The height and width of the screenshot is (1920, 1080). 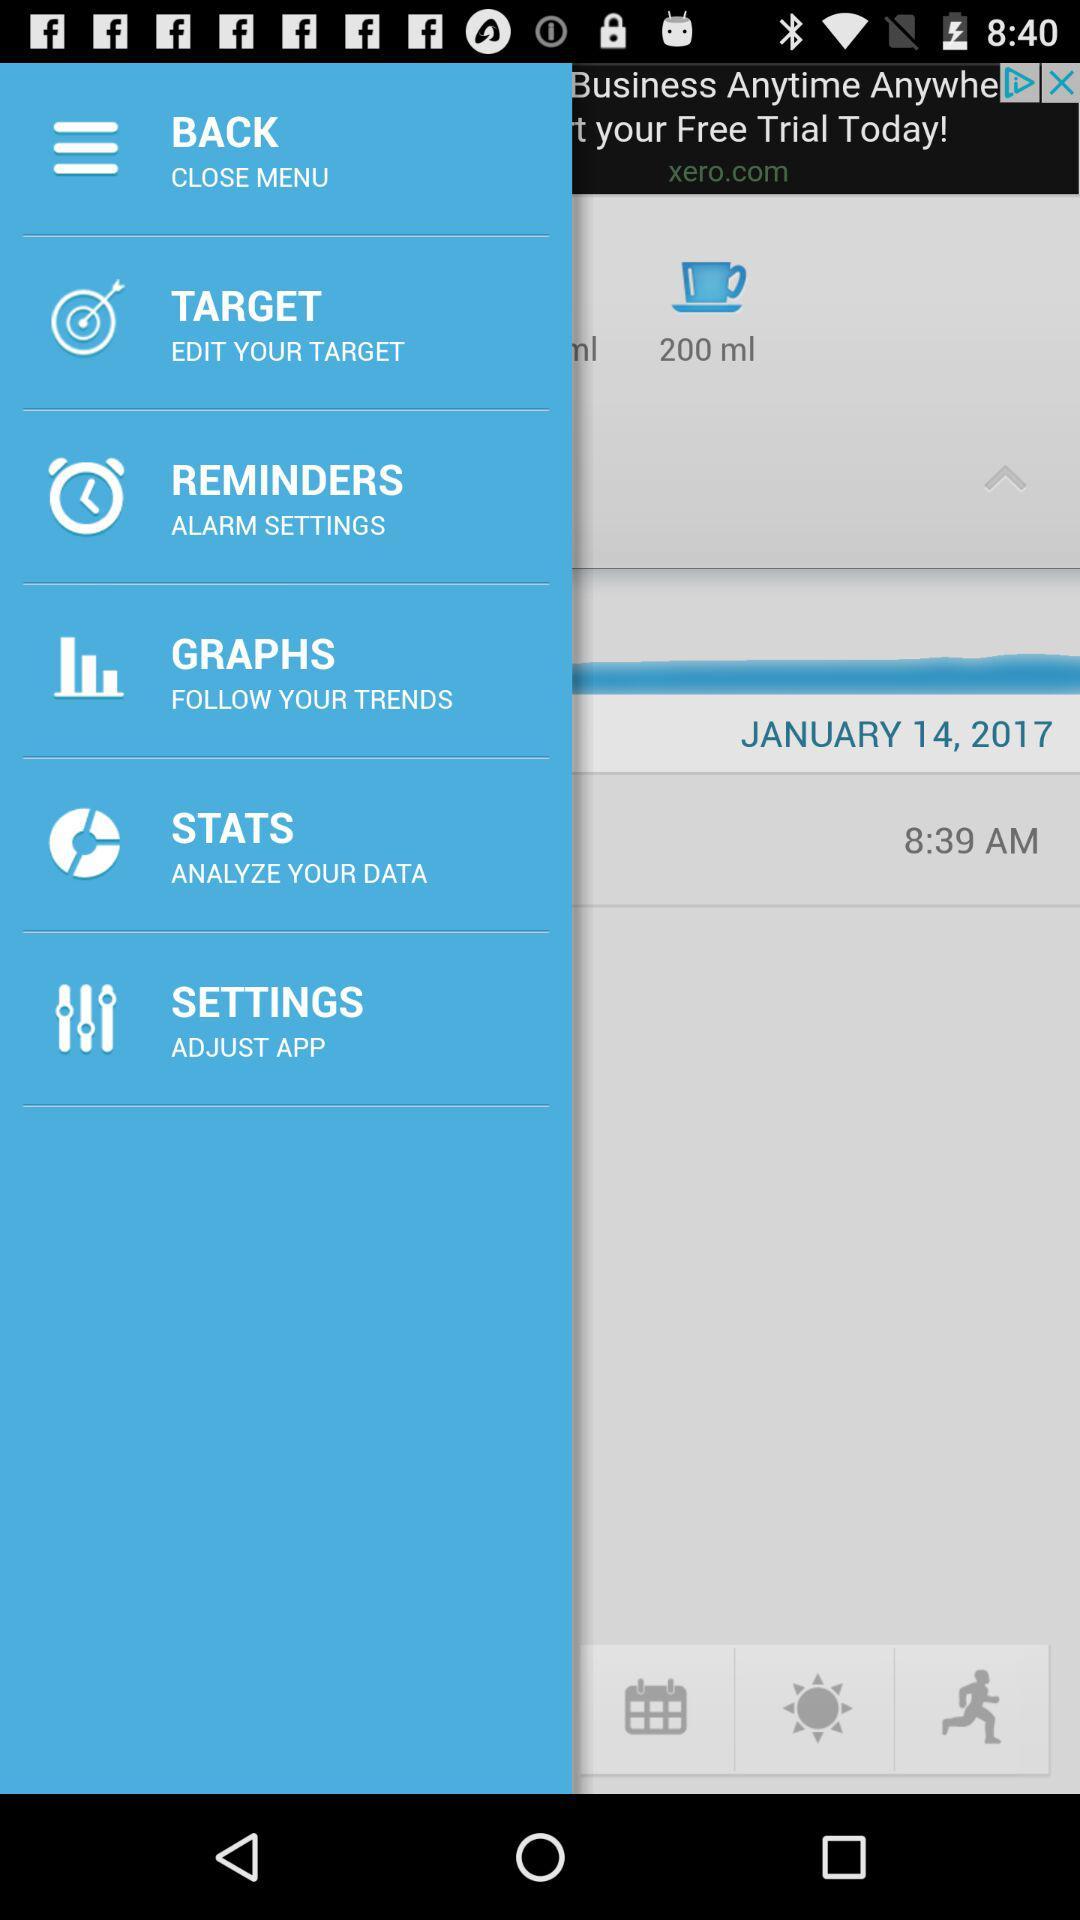 I want to click on the expand_less icon, so click(x=1005, y=510).